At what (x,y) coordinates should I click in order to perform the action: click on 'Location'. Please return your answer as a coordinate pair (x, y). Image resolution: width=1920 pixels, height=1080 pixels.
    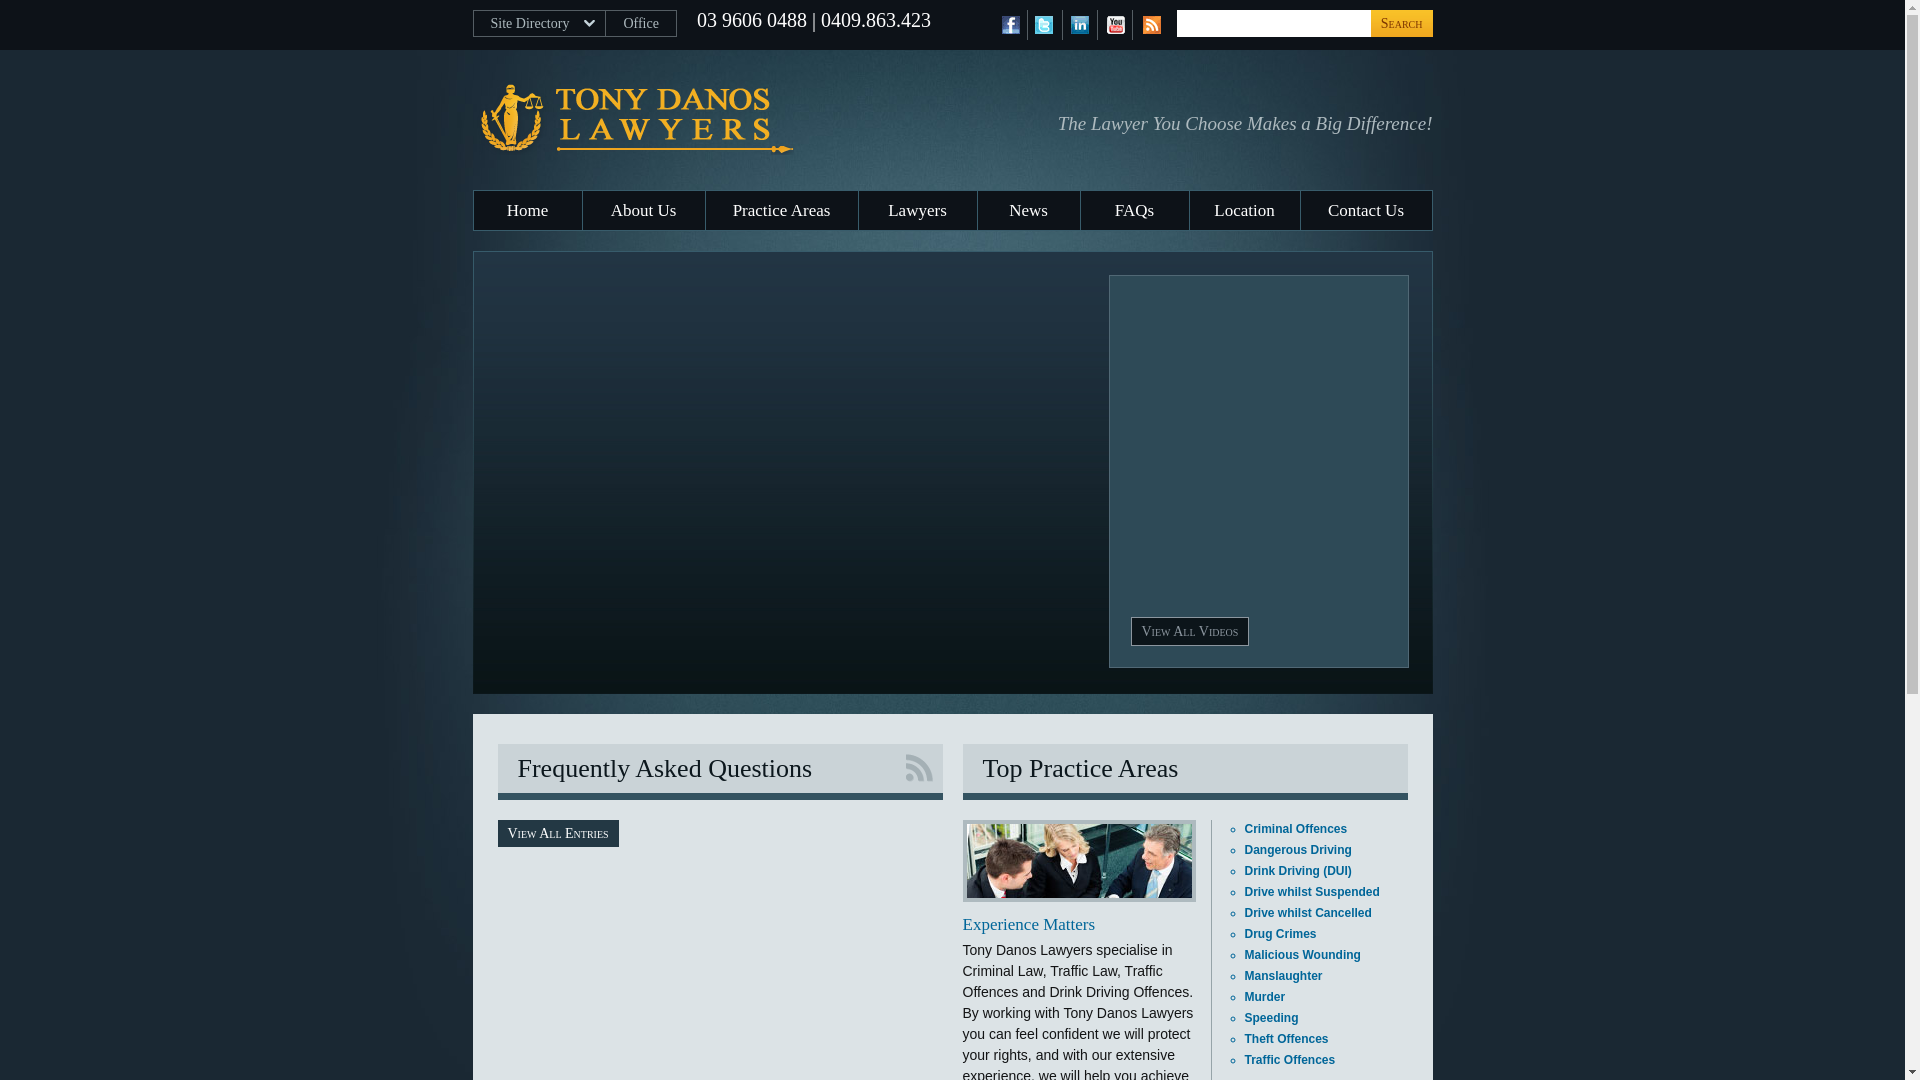
    Looking at the image, I should click on (1190, 210).